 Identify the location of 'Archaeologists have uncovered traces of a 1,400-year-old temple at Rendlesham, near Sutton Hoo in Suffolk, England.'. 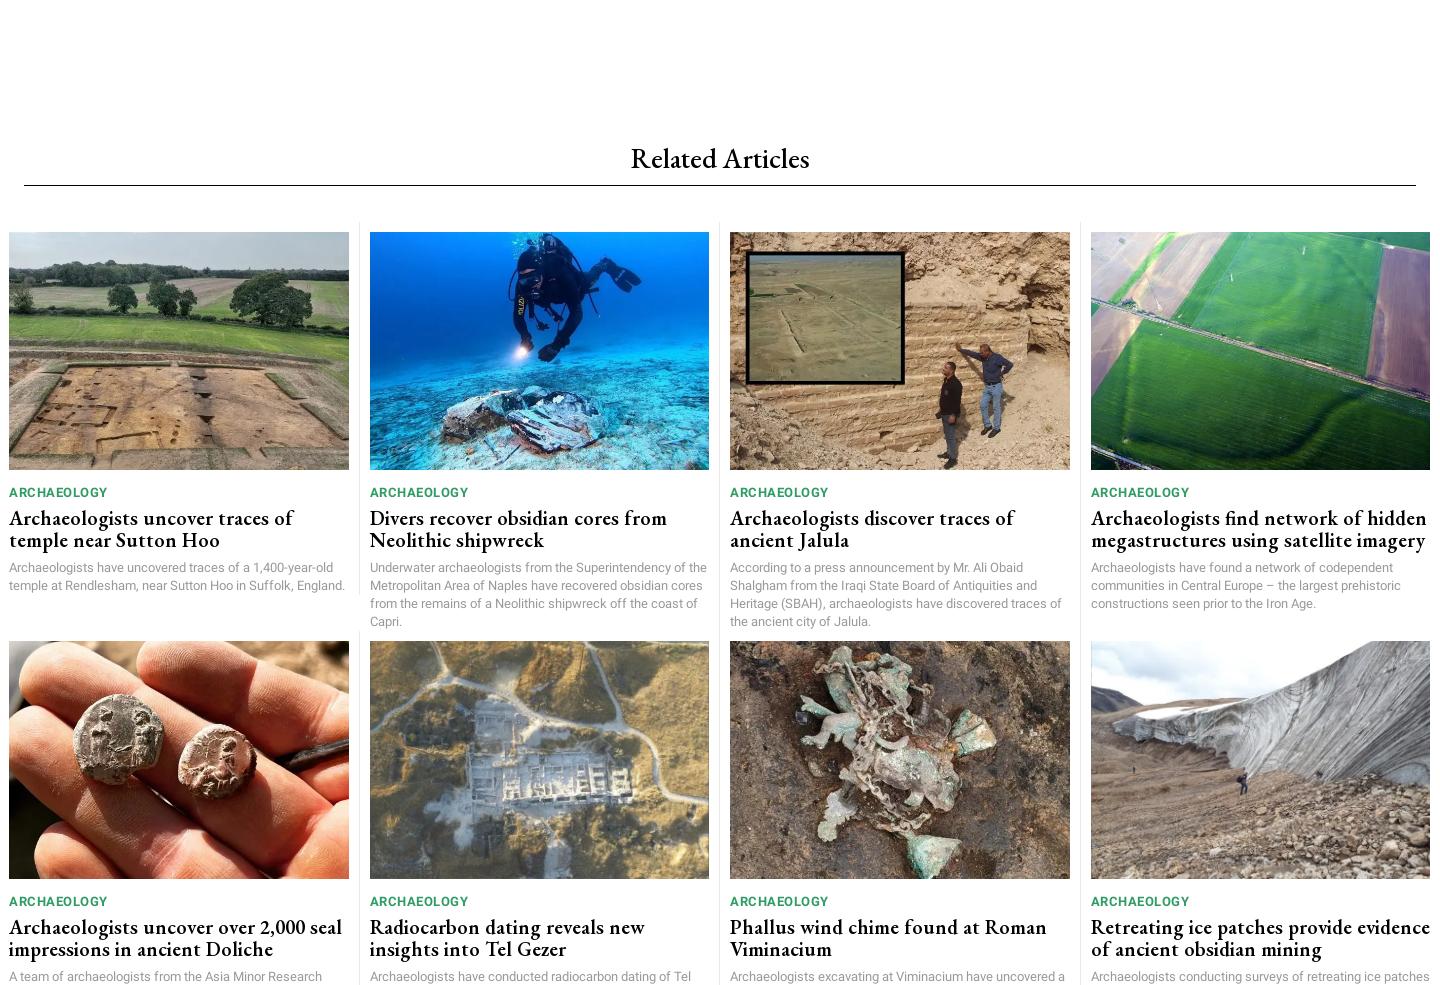
(175, 575).